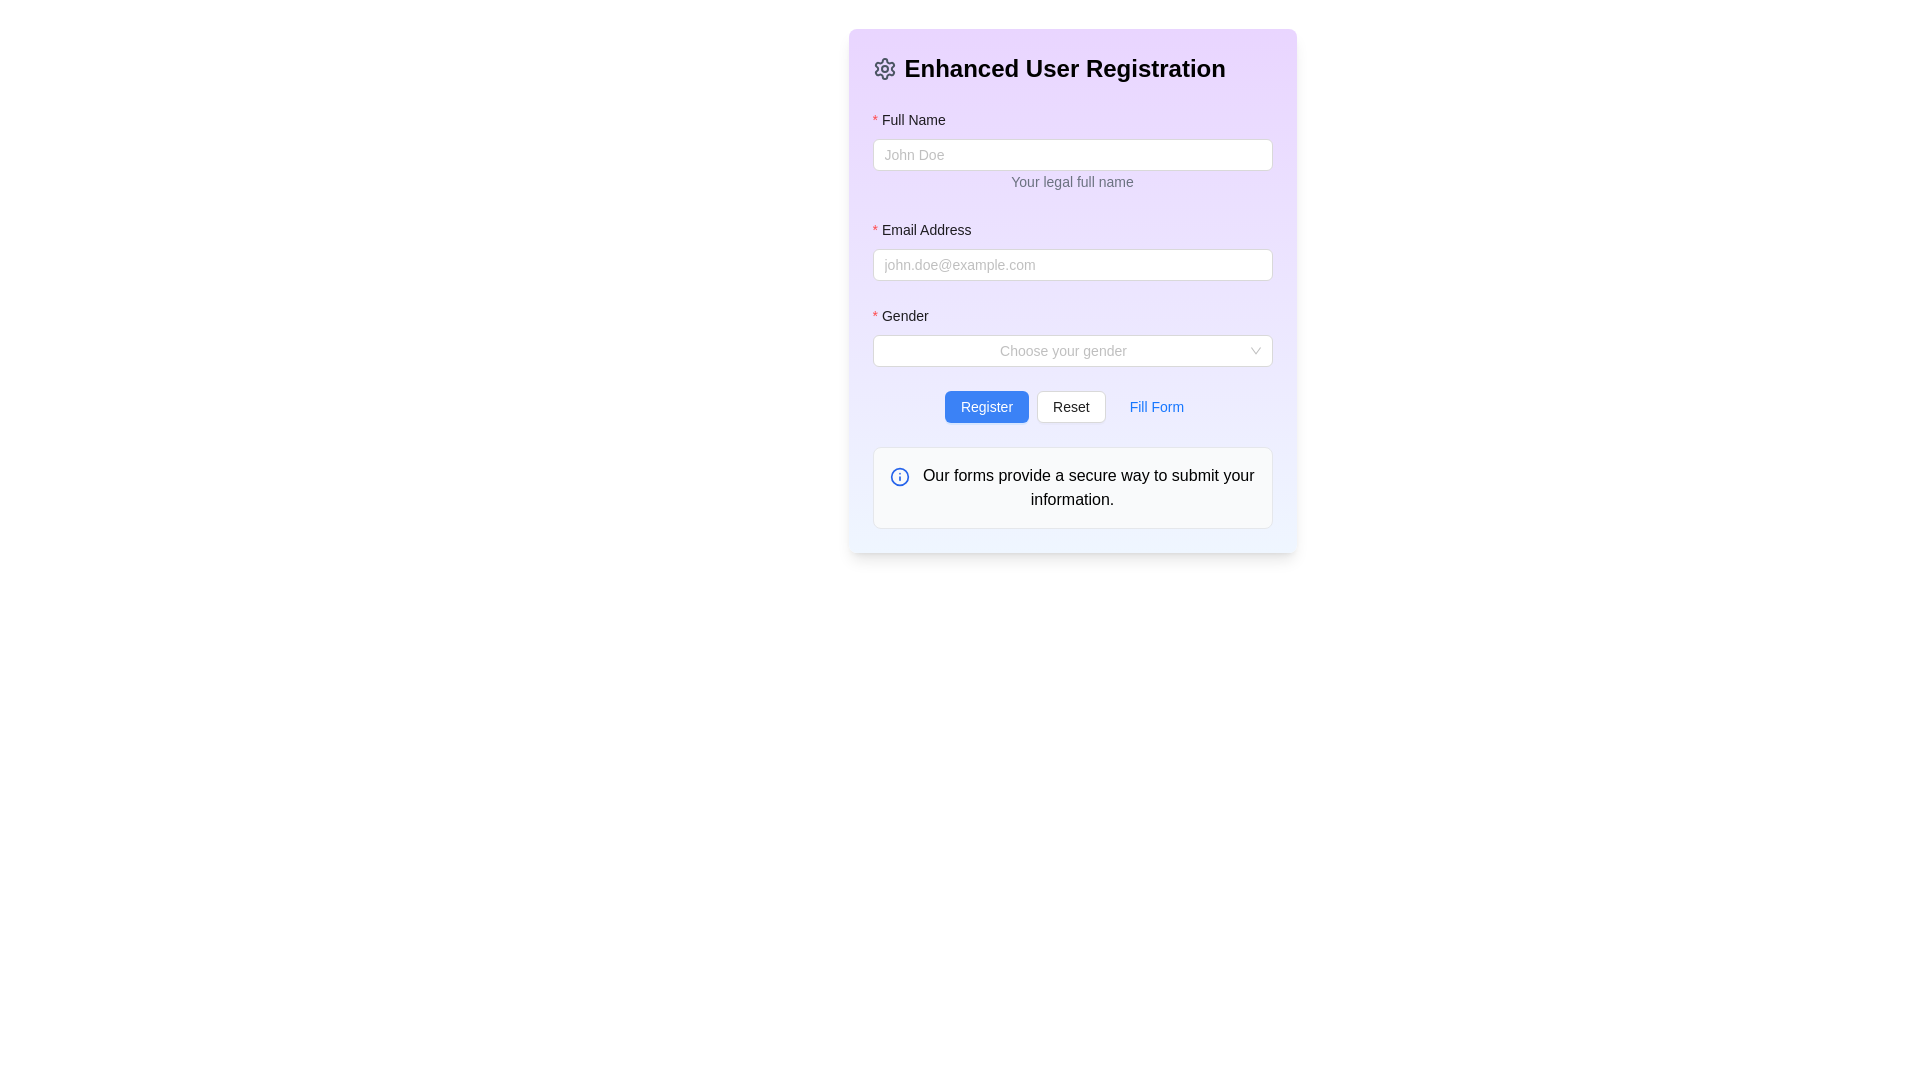  I want to click on the circular blue icon with an information symbol located to the left of the text 'Our forms provide a secure way to submit your information.' at the bottom section of the card, so click(899, 476).